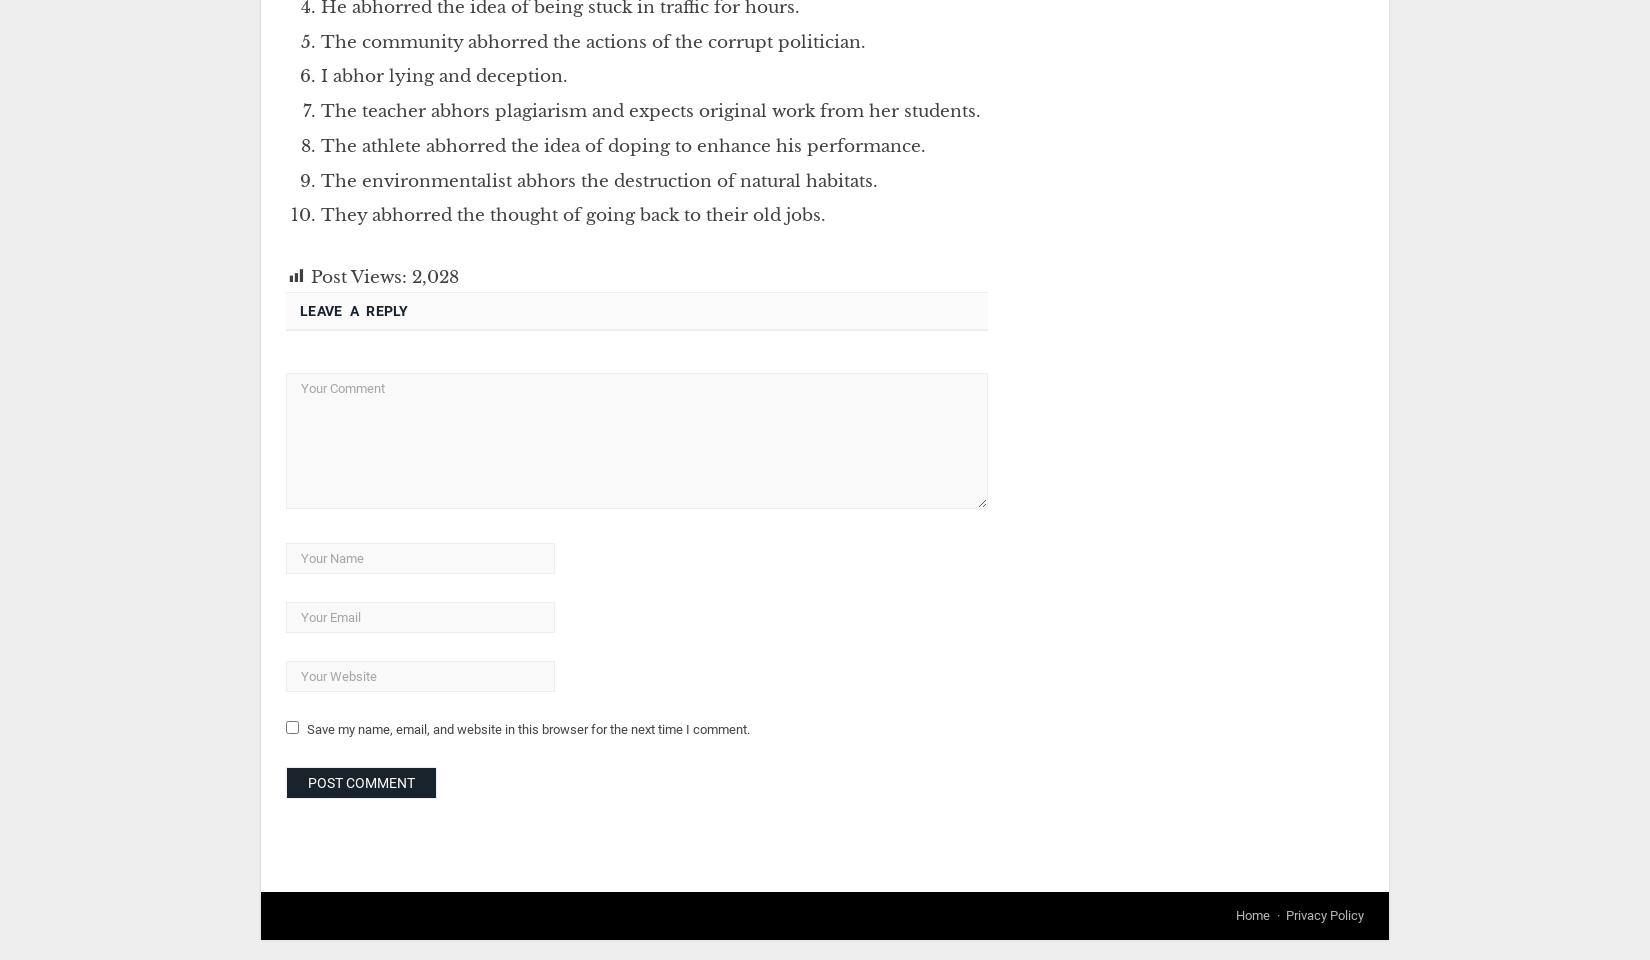 This screenshot has height=960, width=1650. What do you see at coordinates (353, 311) in the screenshot?
I see `'Leave A Reply'` at bounding box center [353, 311].